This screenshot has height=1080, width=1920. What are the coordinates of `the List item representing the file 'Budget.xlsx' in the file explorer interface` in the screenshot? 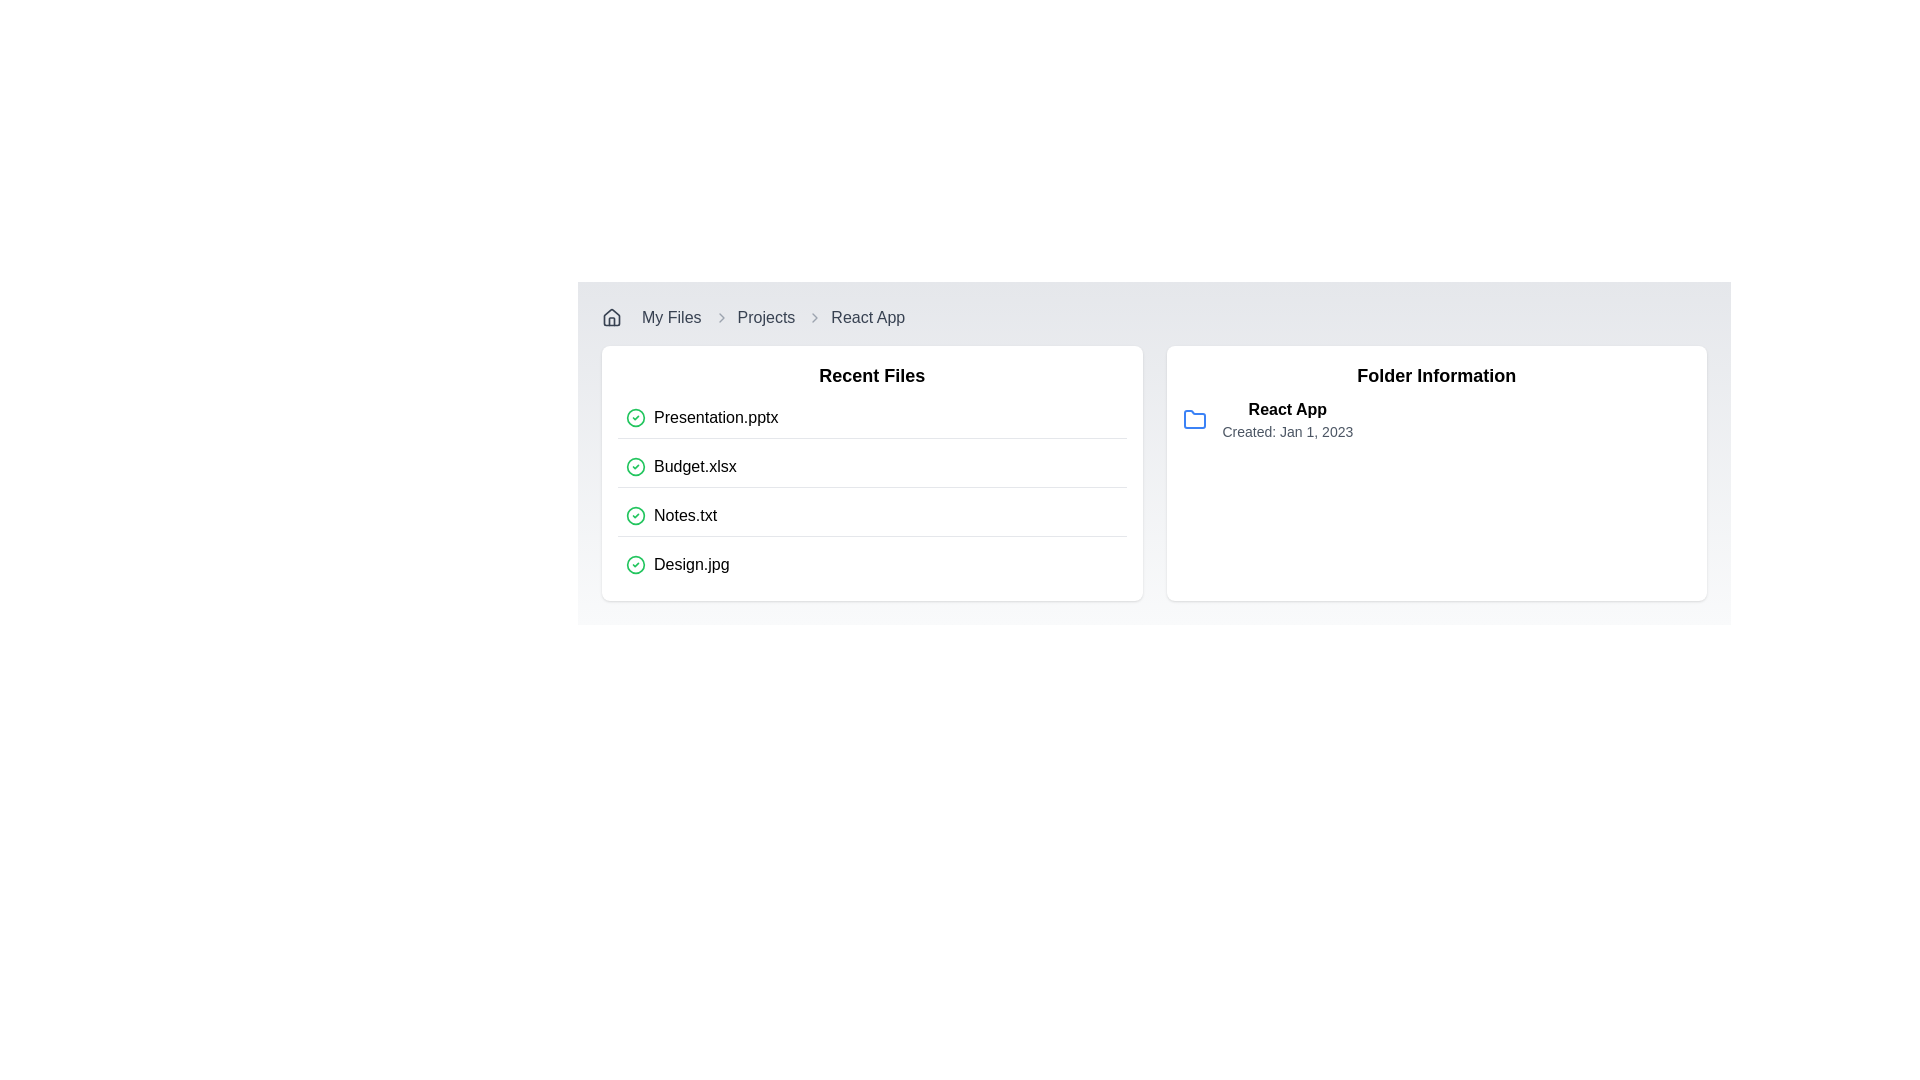 It's located at (872, 467).